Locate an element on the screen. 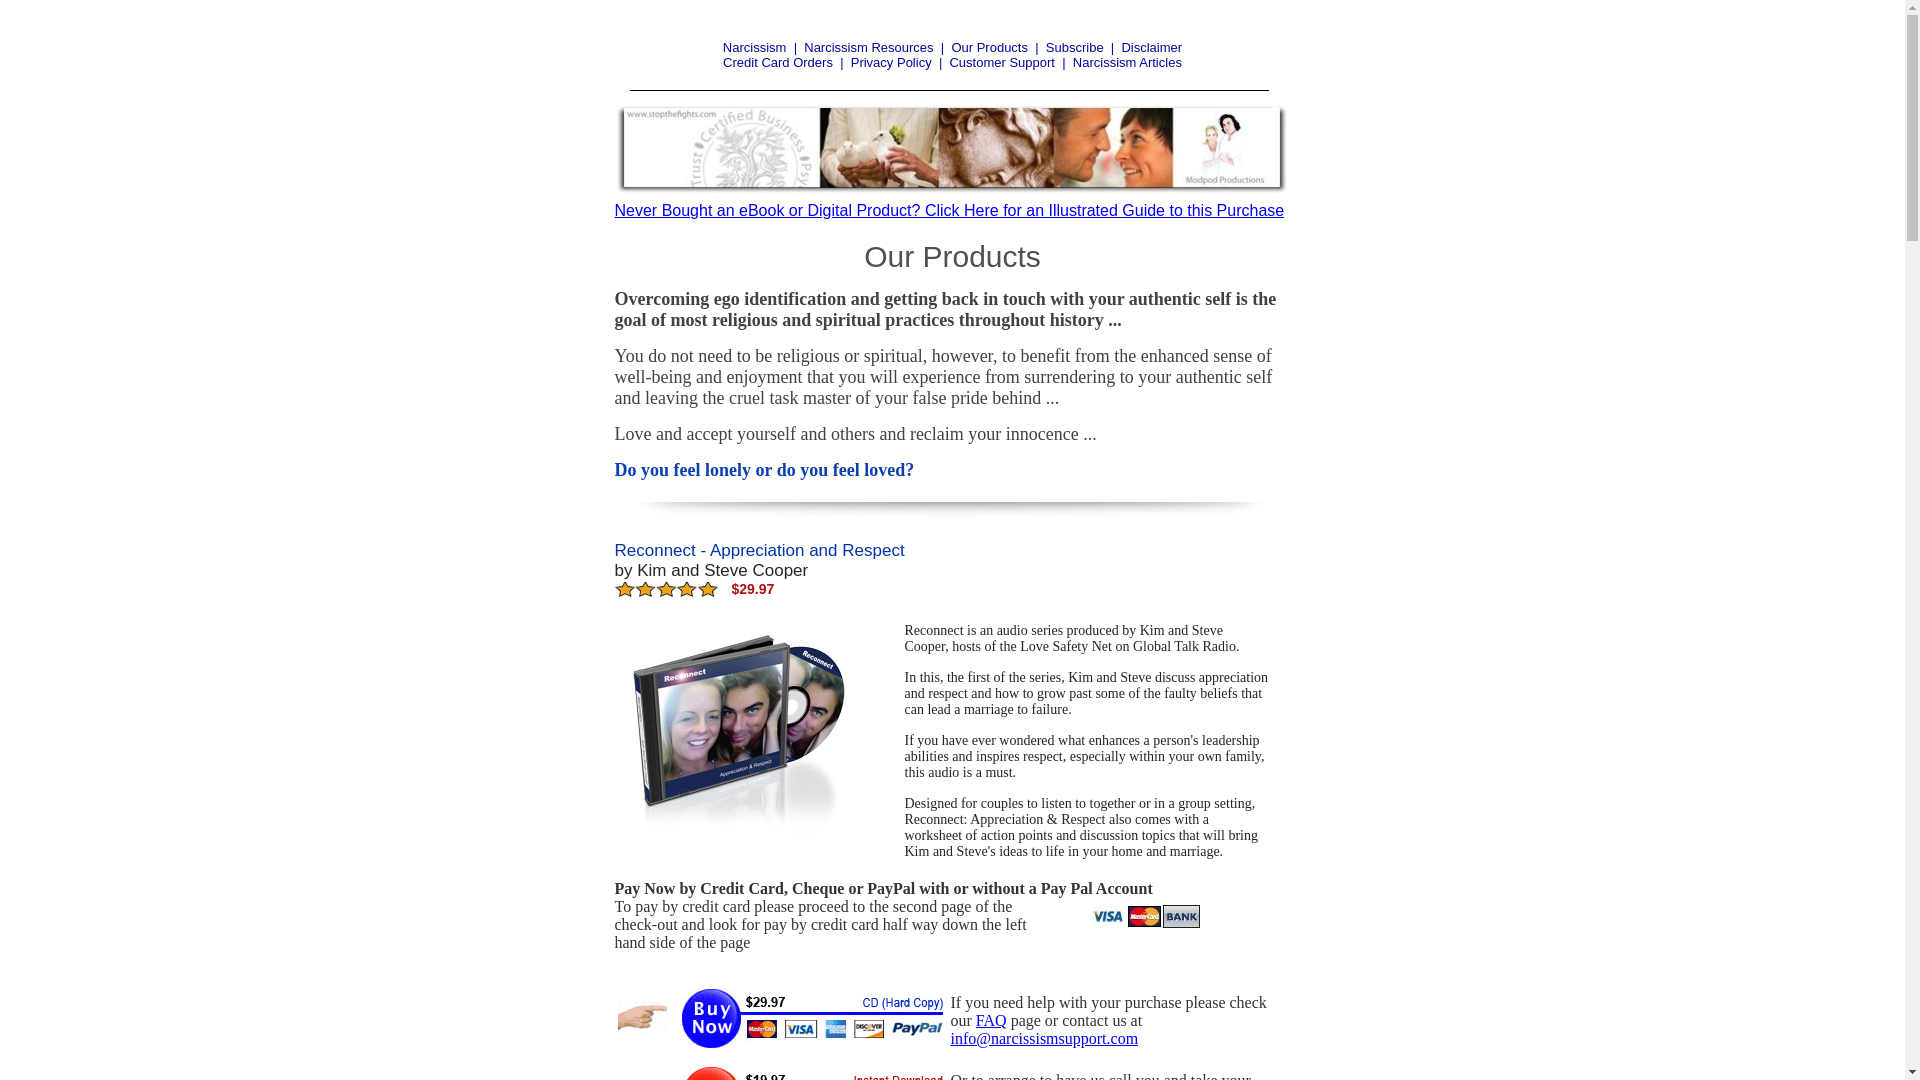 This screenshot has width=1920, height=1080. 'Subscribe' is located at coordinates (1074, 46).